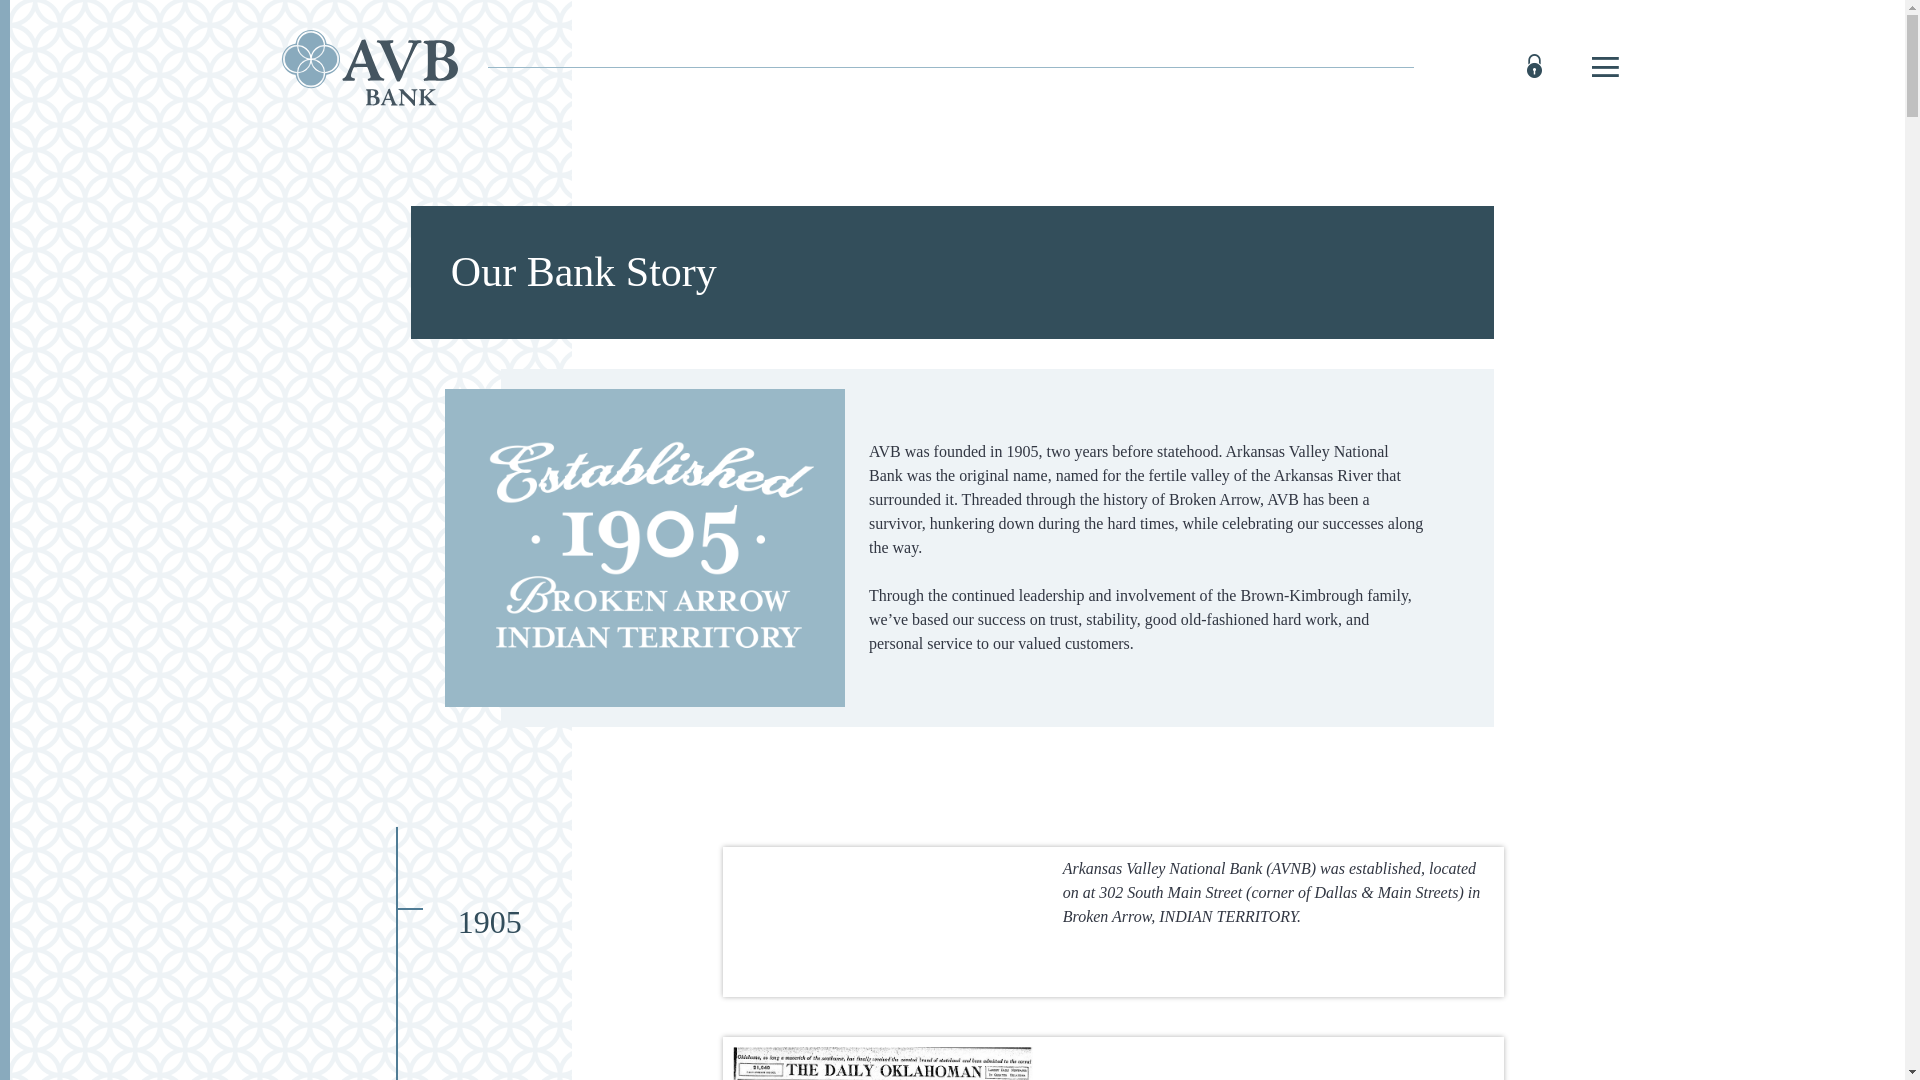  Describe the element at coordinates (1496, 67) in the screenshot. I see `'ONLINE BANKING` at that location.